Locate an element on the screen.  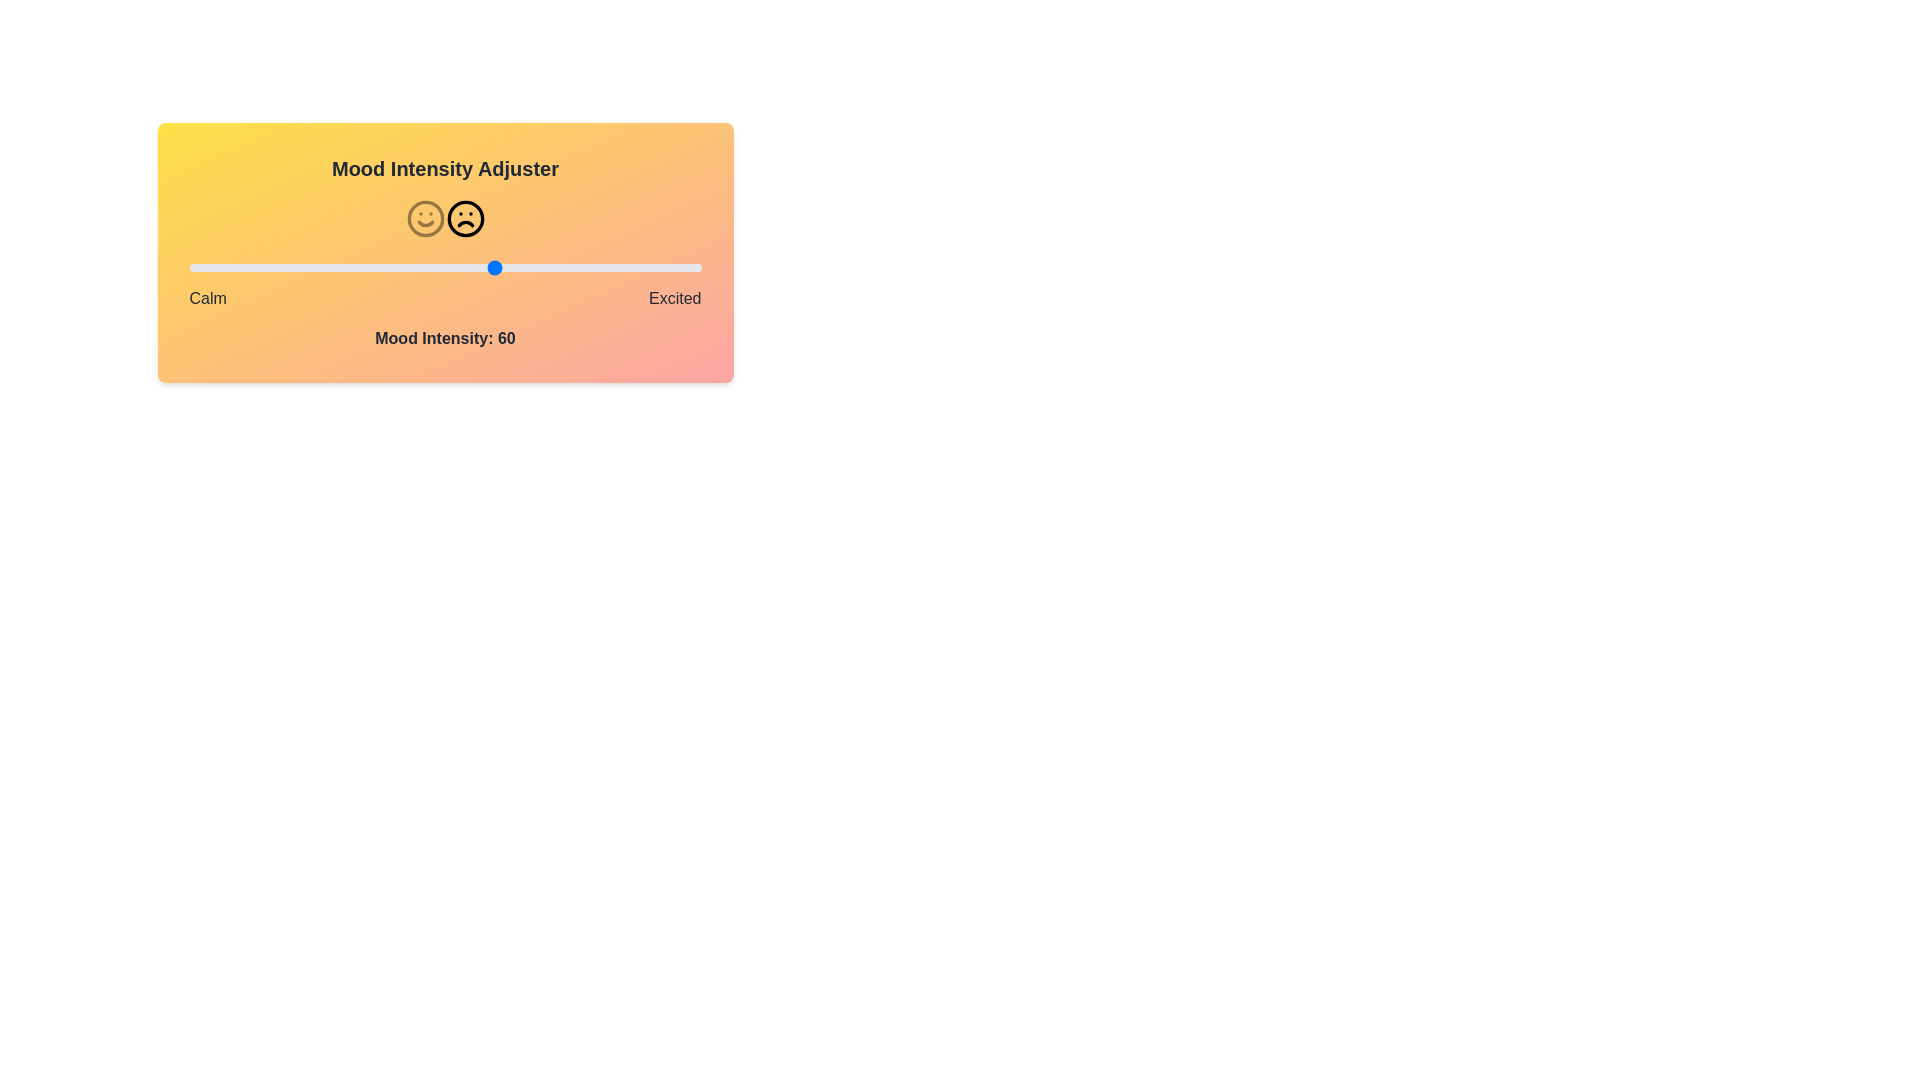
the mood intensity slider to 27 (0 to 100) is located at coordinates (327, 266).